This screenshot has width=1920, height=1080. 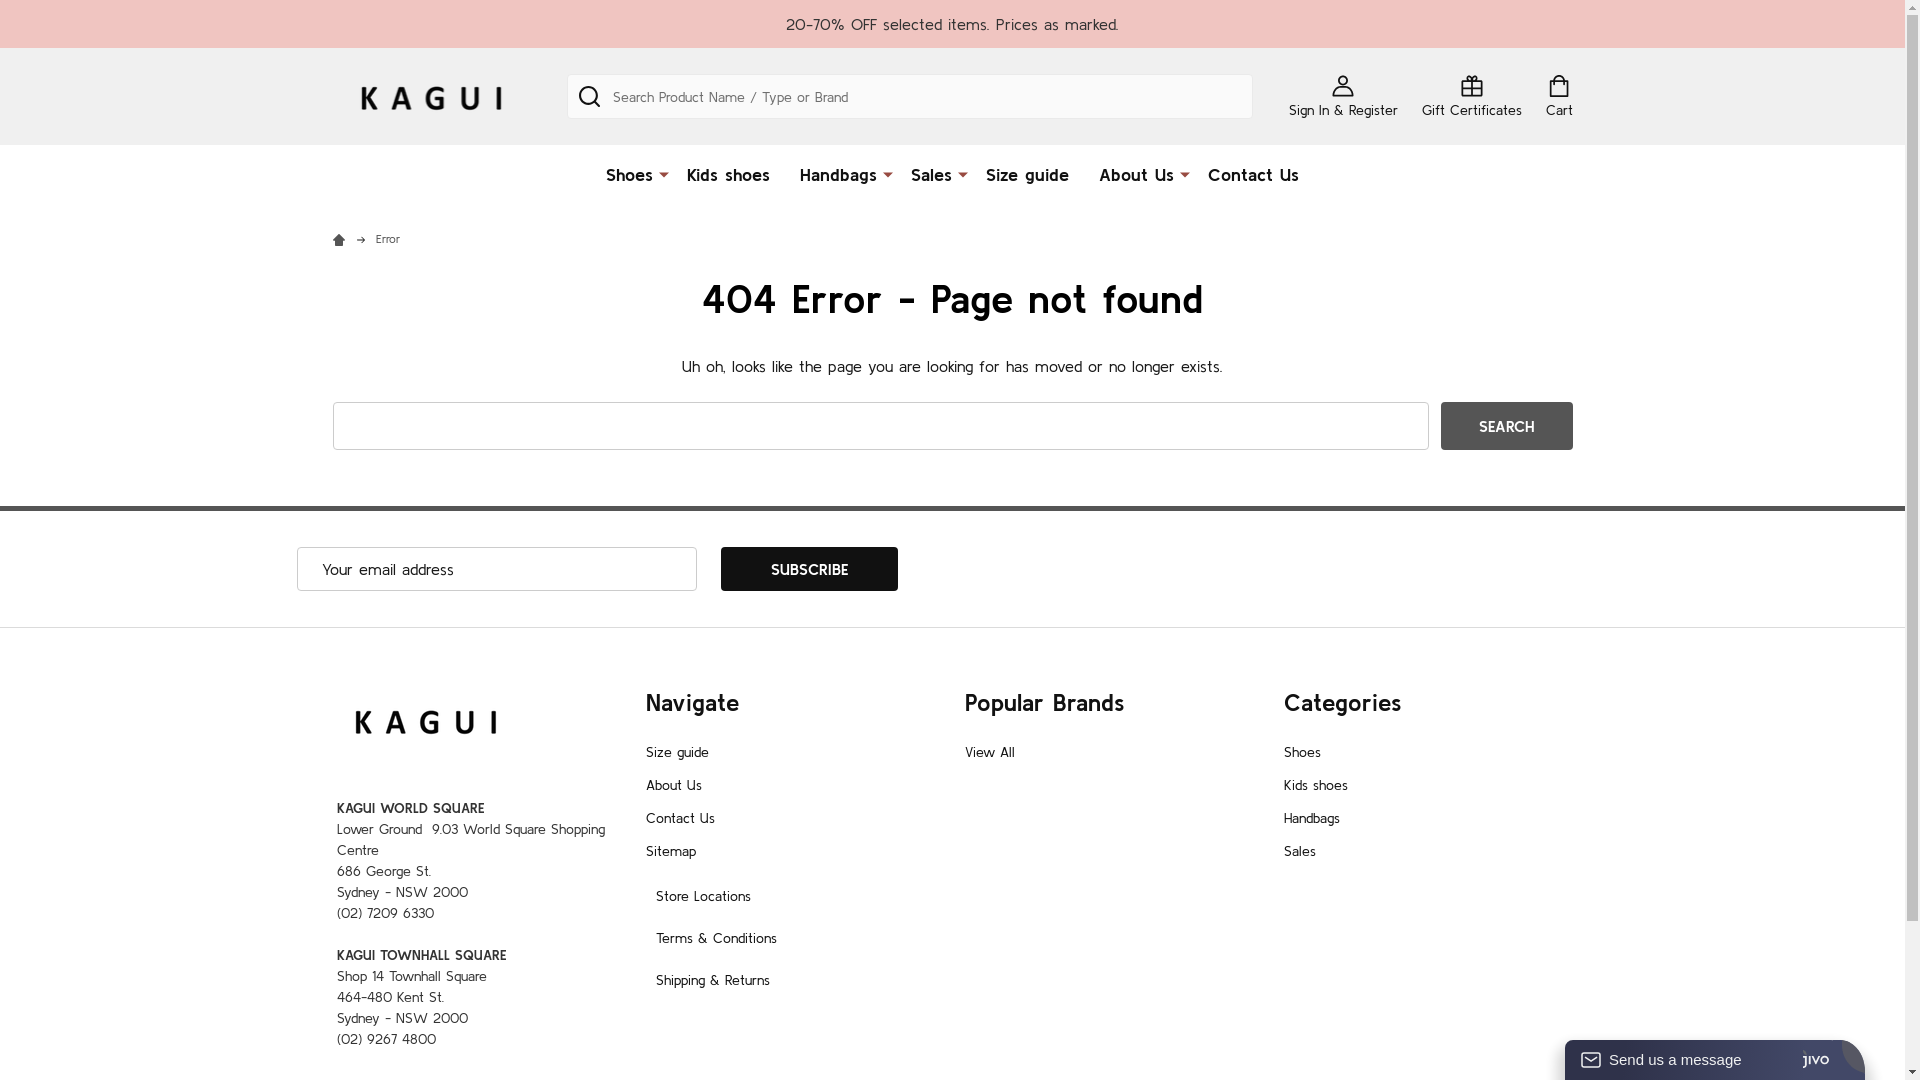 What do you see at coordinates (988, 752) in the screenshot?
I see `'View All'` at bounding box center [988, 752].